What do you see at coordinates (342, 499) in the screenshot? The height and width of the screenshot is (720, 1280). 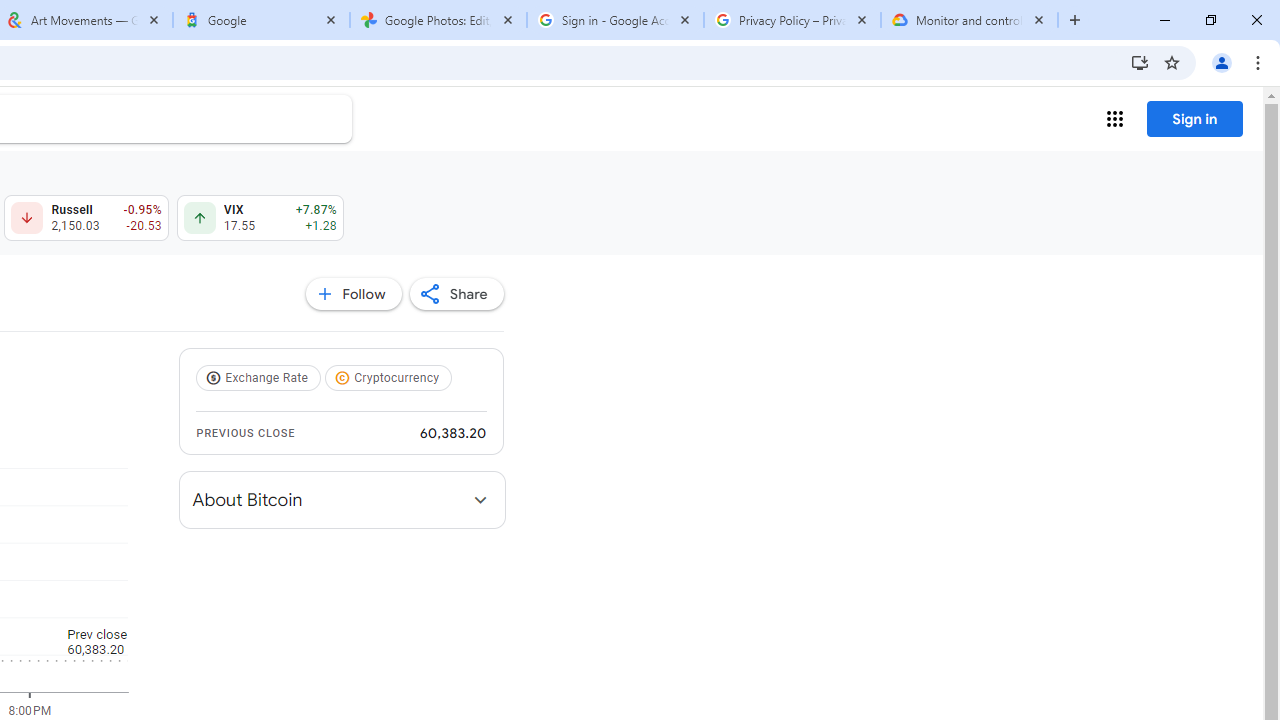 I see `'About Bitcoin'` at bounding box center [342, 499].